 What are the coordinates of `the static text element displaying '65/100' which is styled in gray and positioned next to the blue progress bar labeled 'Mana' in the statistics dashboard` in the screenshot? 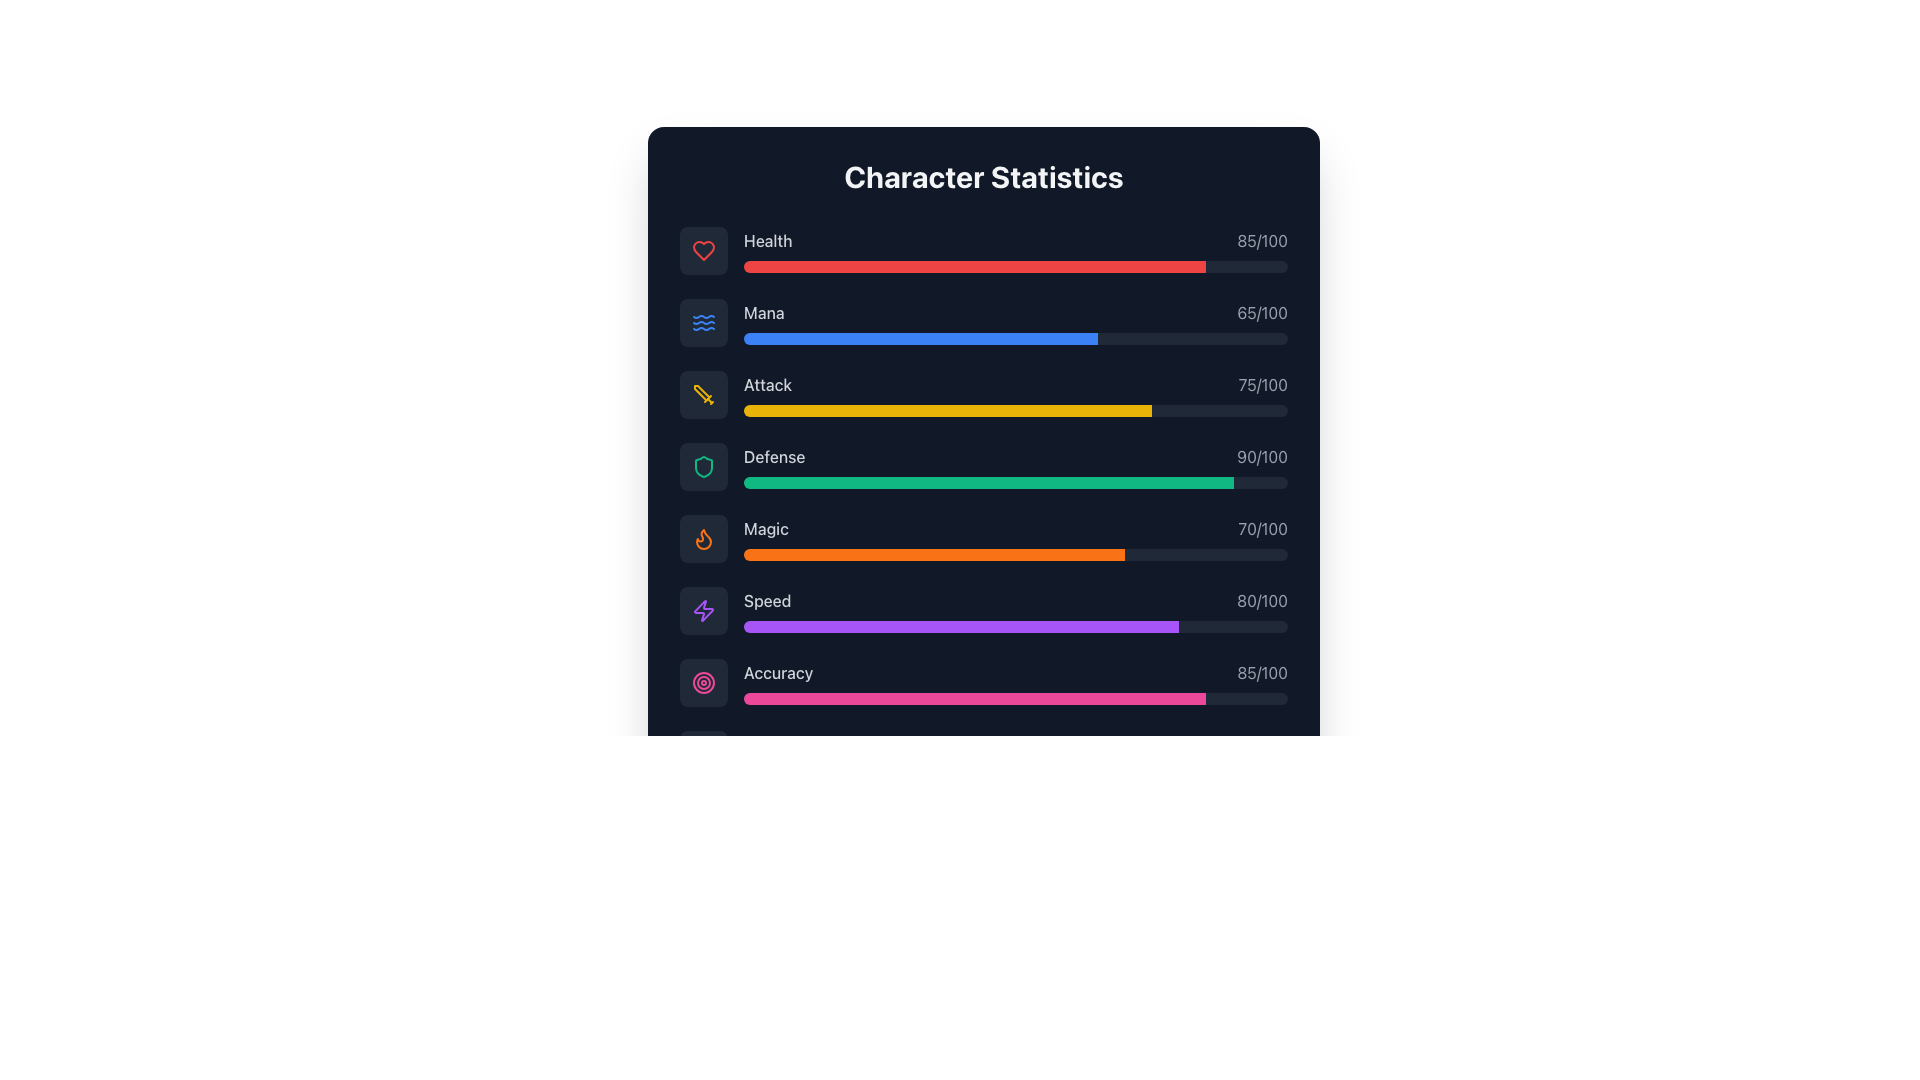 It's located at (1261, 312).